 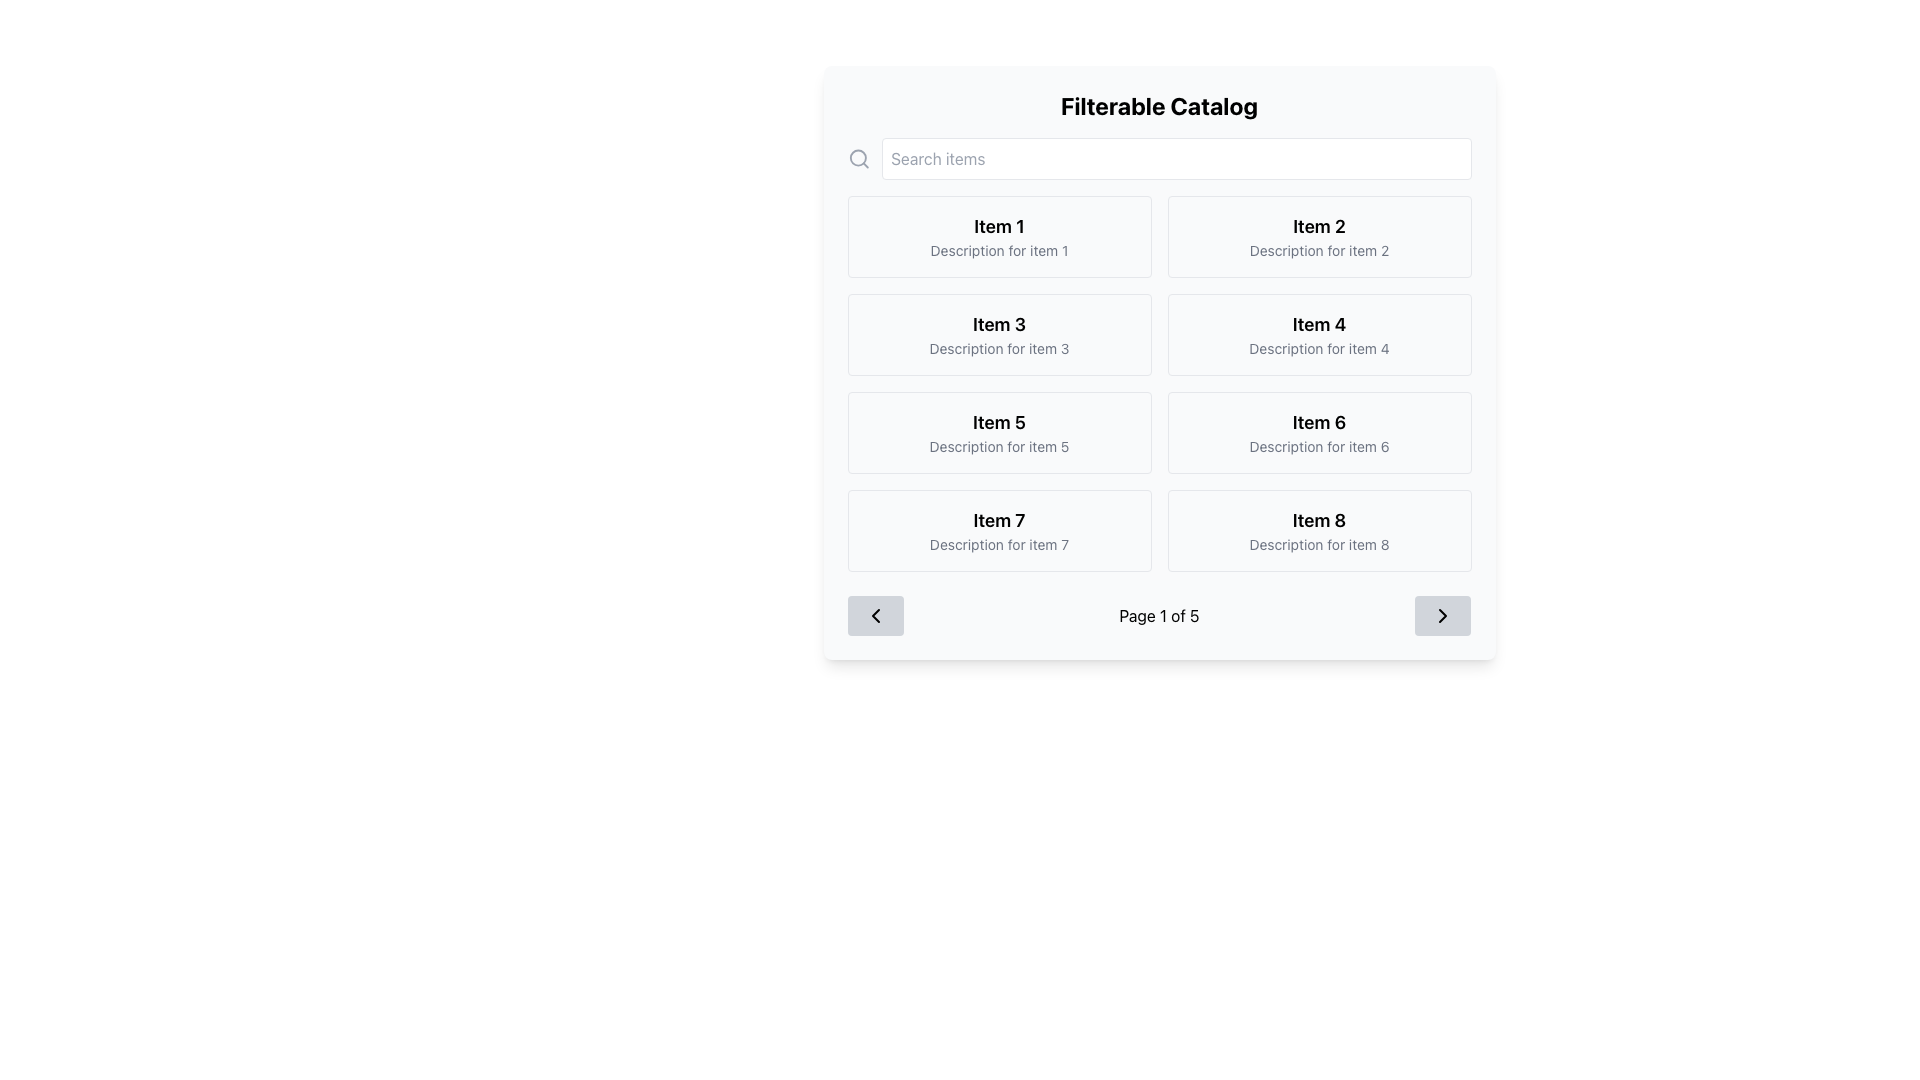 I want to click on the circular graphic element, which is part of an icon located in the top-left corner of the interface, adjacent to the search bar, so click(x=857, y=157).